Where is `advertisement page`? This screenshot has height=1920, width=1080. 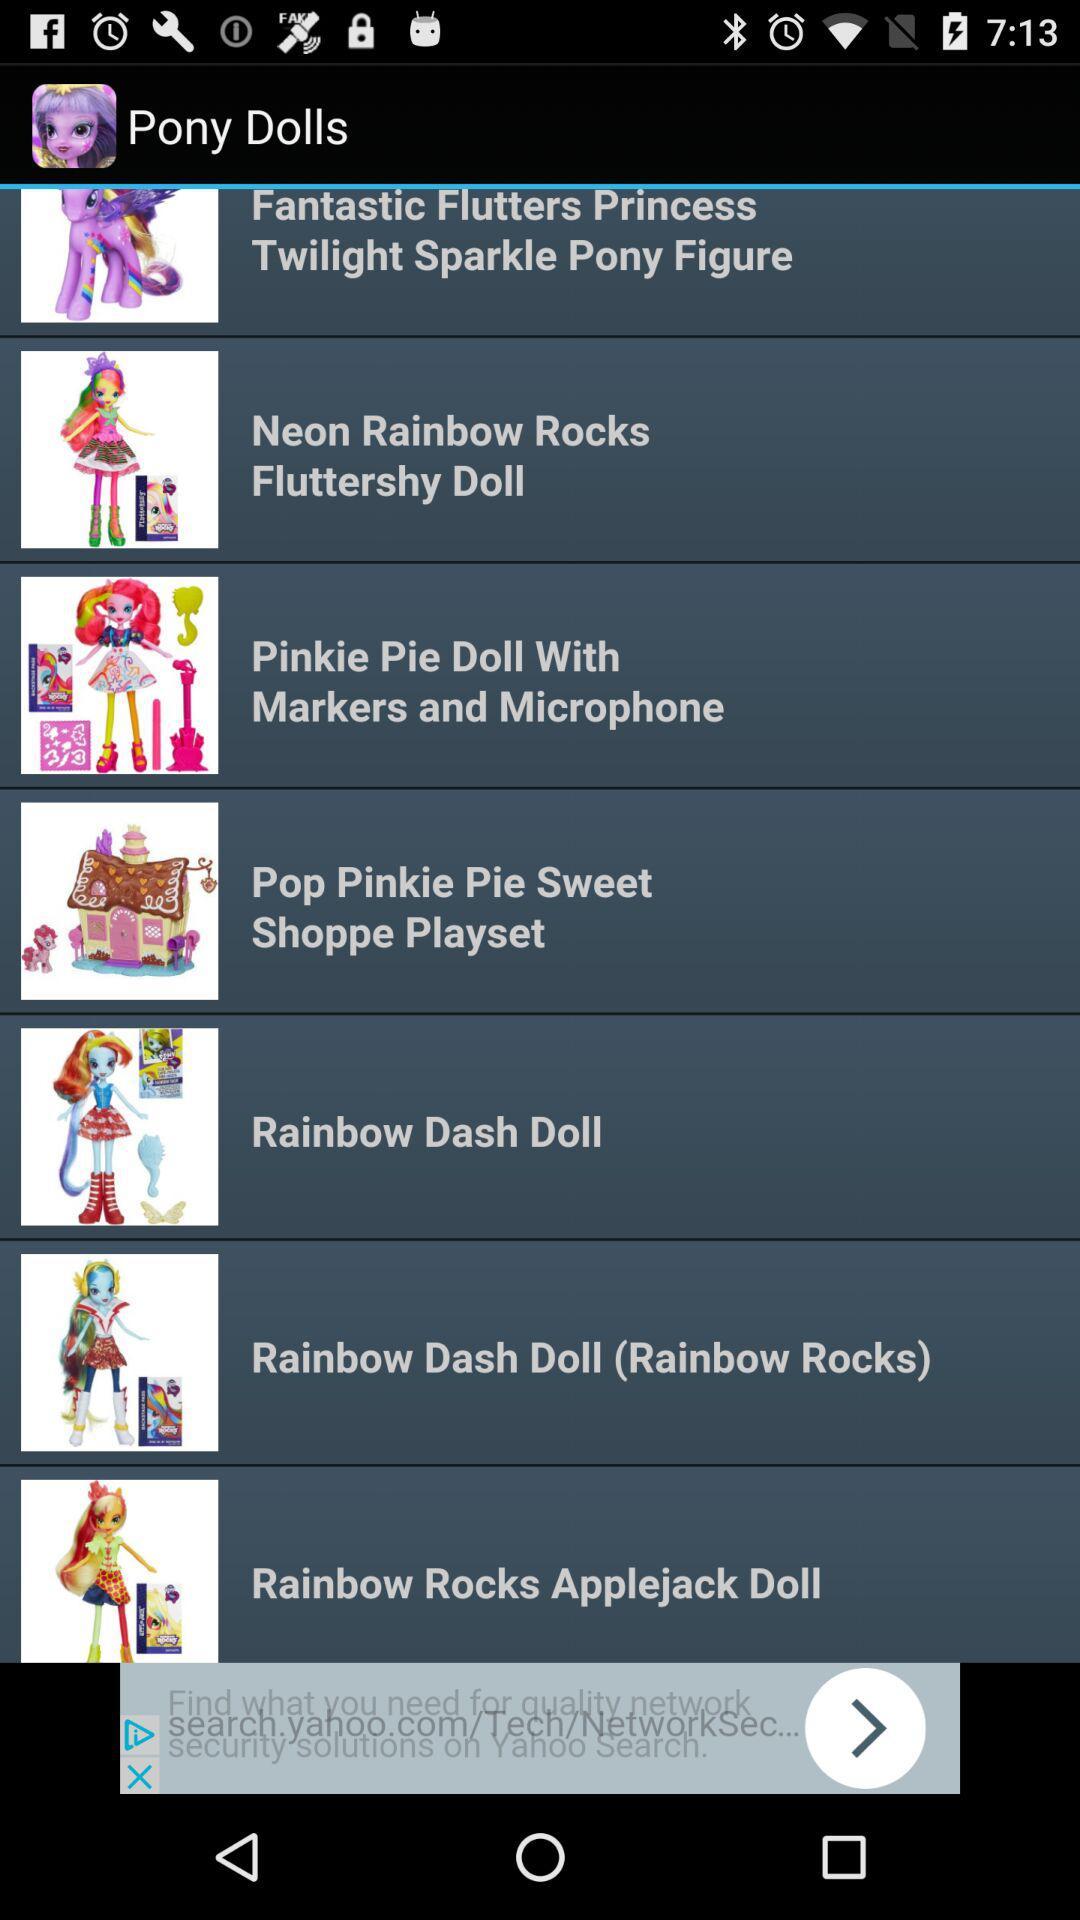 advertisement page is located at coordinates (540, 1727).